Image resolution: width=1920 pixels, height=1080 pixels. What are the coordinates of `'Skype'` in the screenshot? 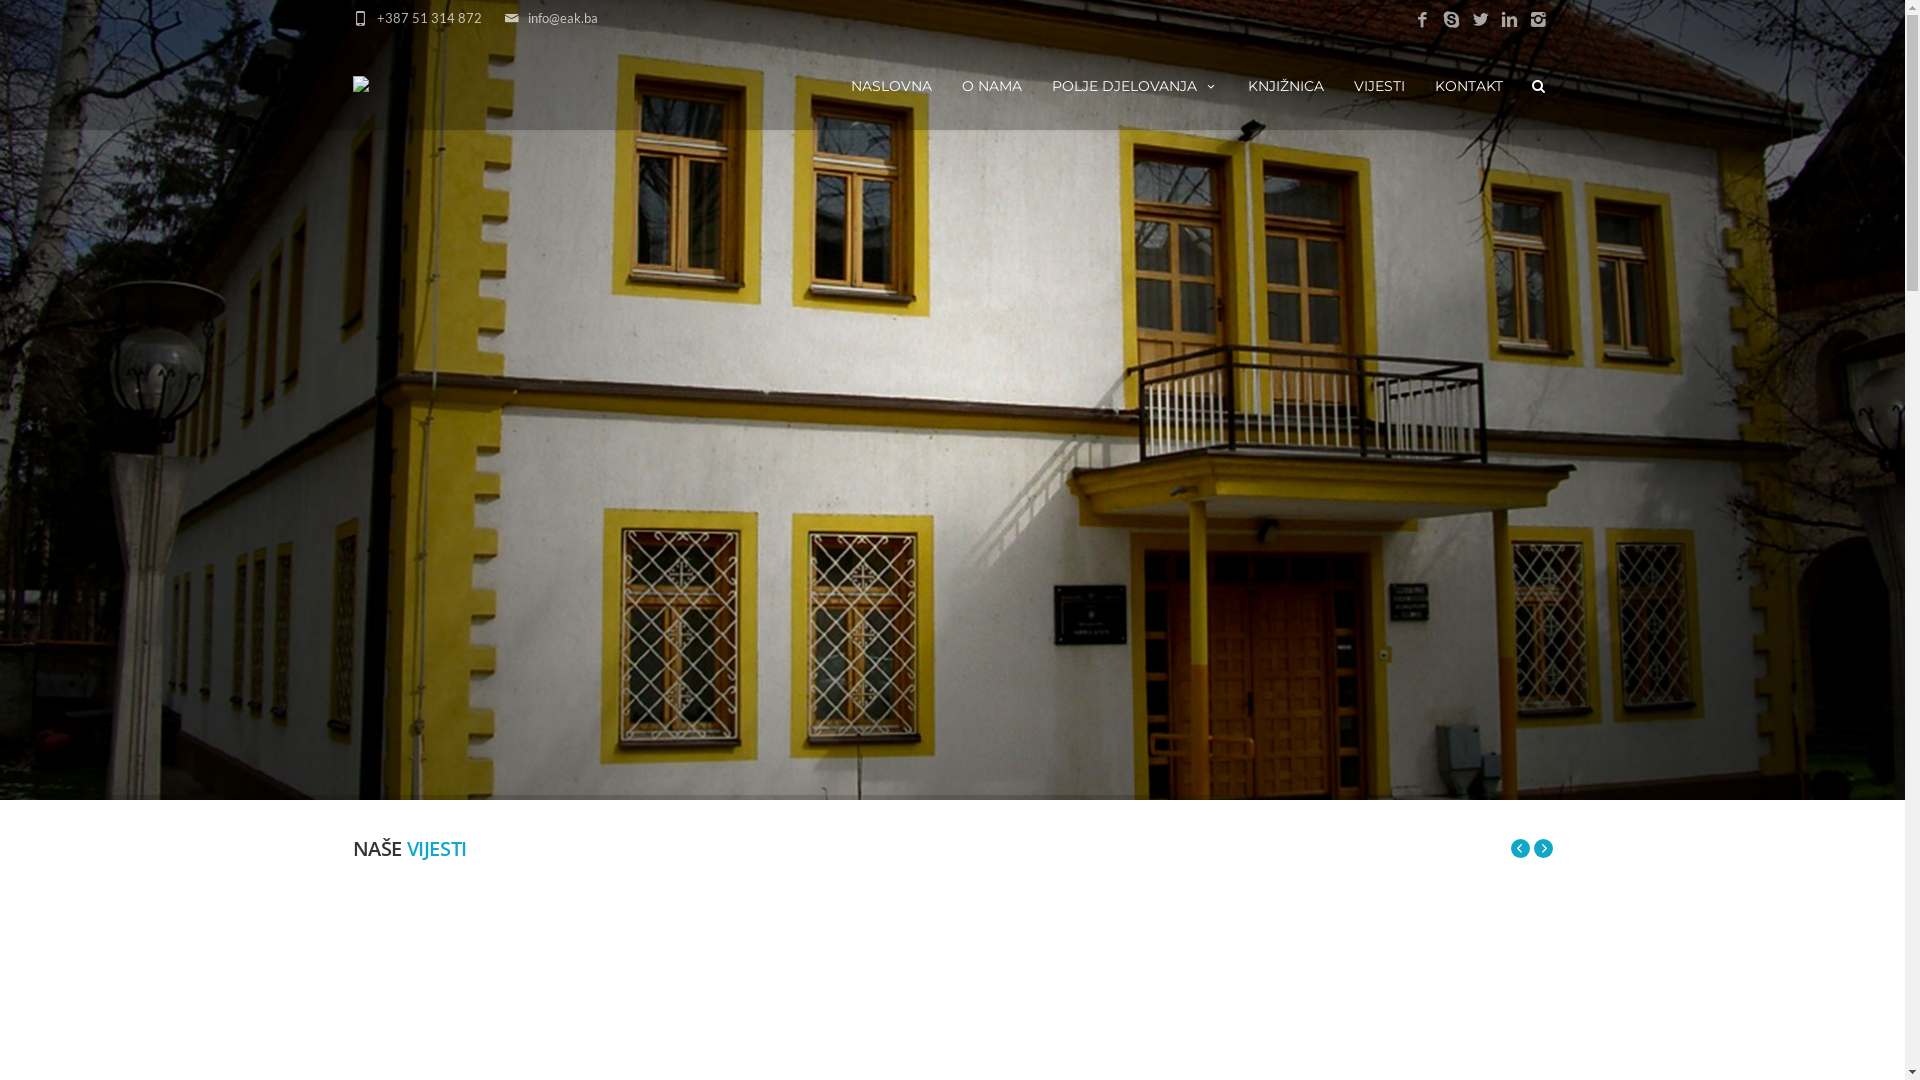 It's located at (1450, 20).